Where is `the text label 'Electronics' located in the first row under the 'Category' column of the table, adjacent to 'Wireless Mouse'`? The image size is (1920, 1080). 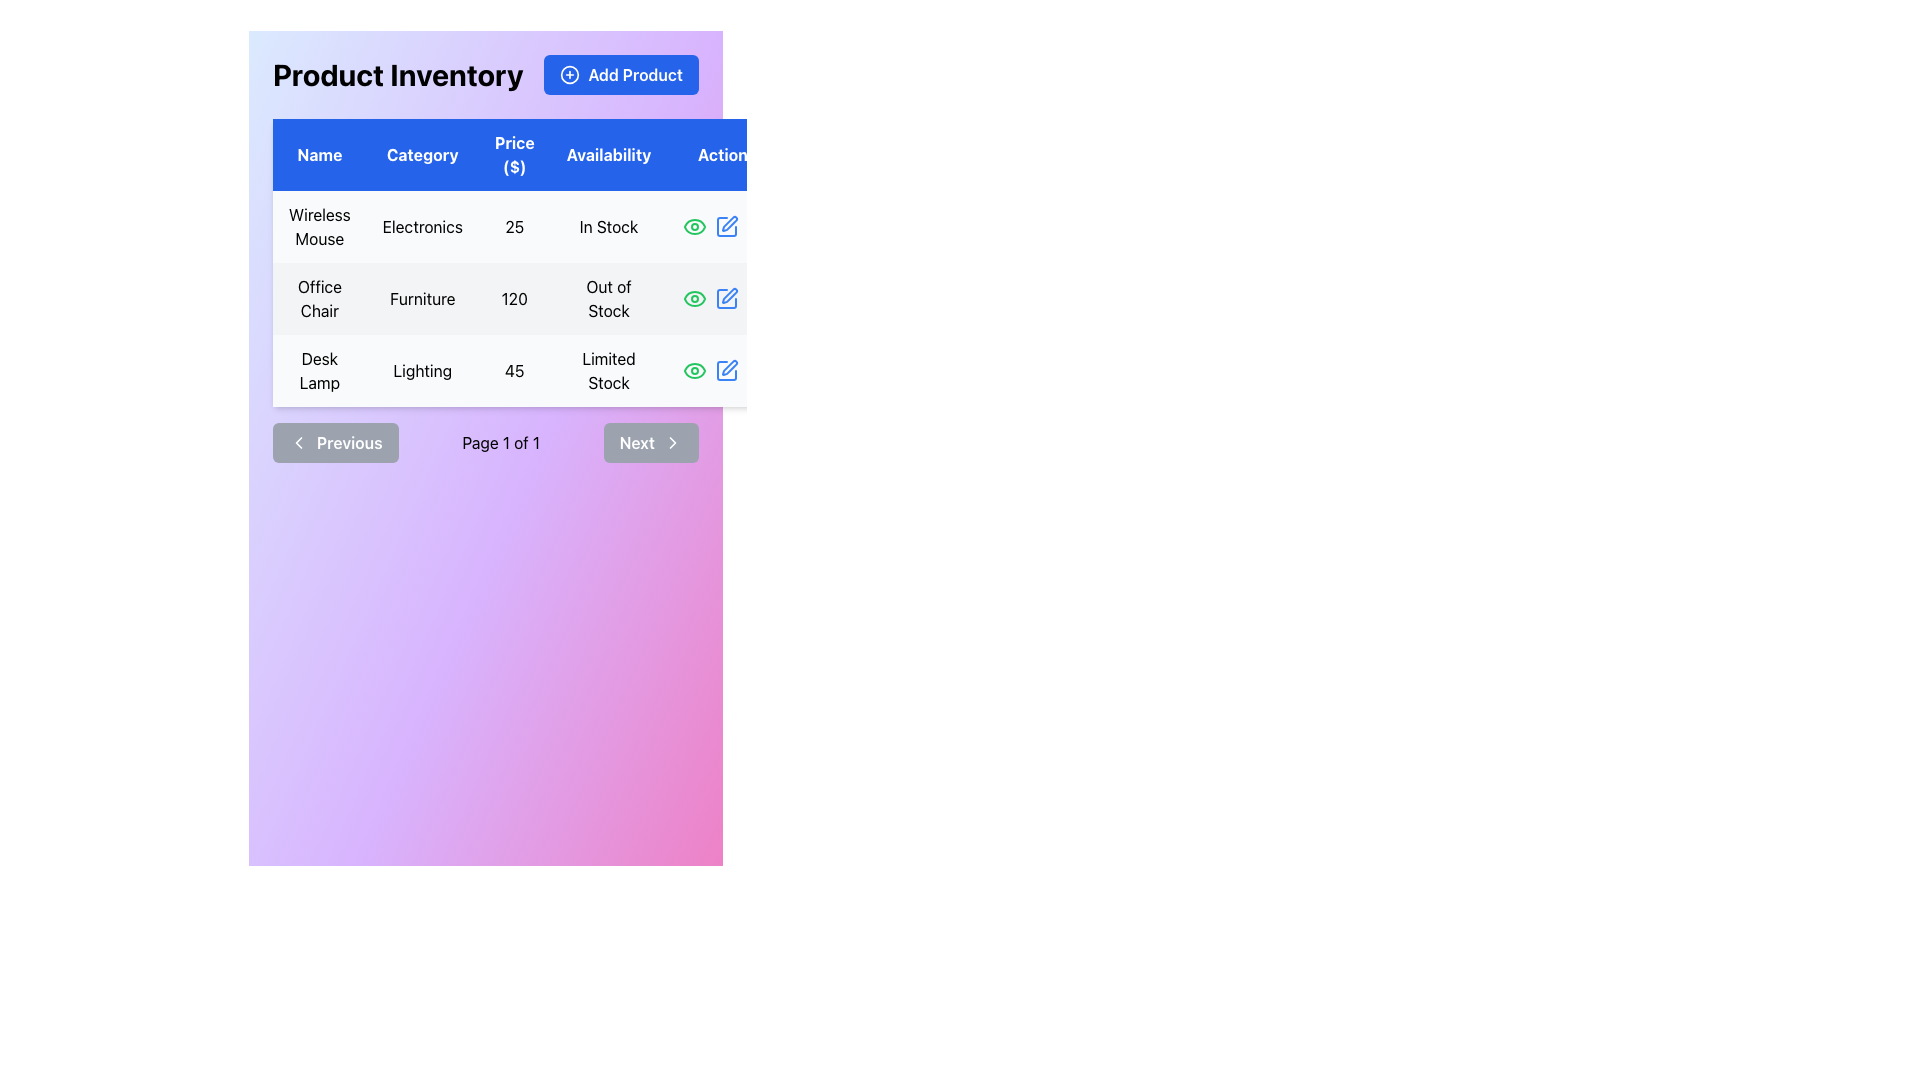 the text label 'Electronics' located in the first row under the 'Category' column of the table, adjacent to 'Wireless Mouse' is located at coordinates (421, 226).